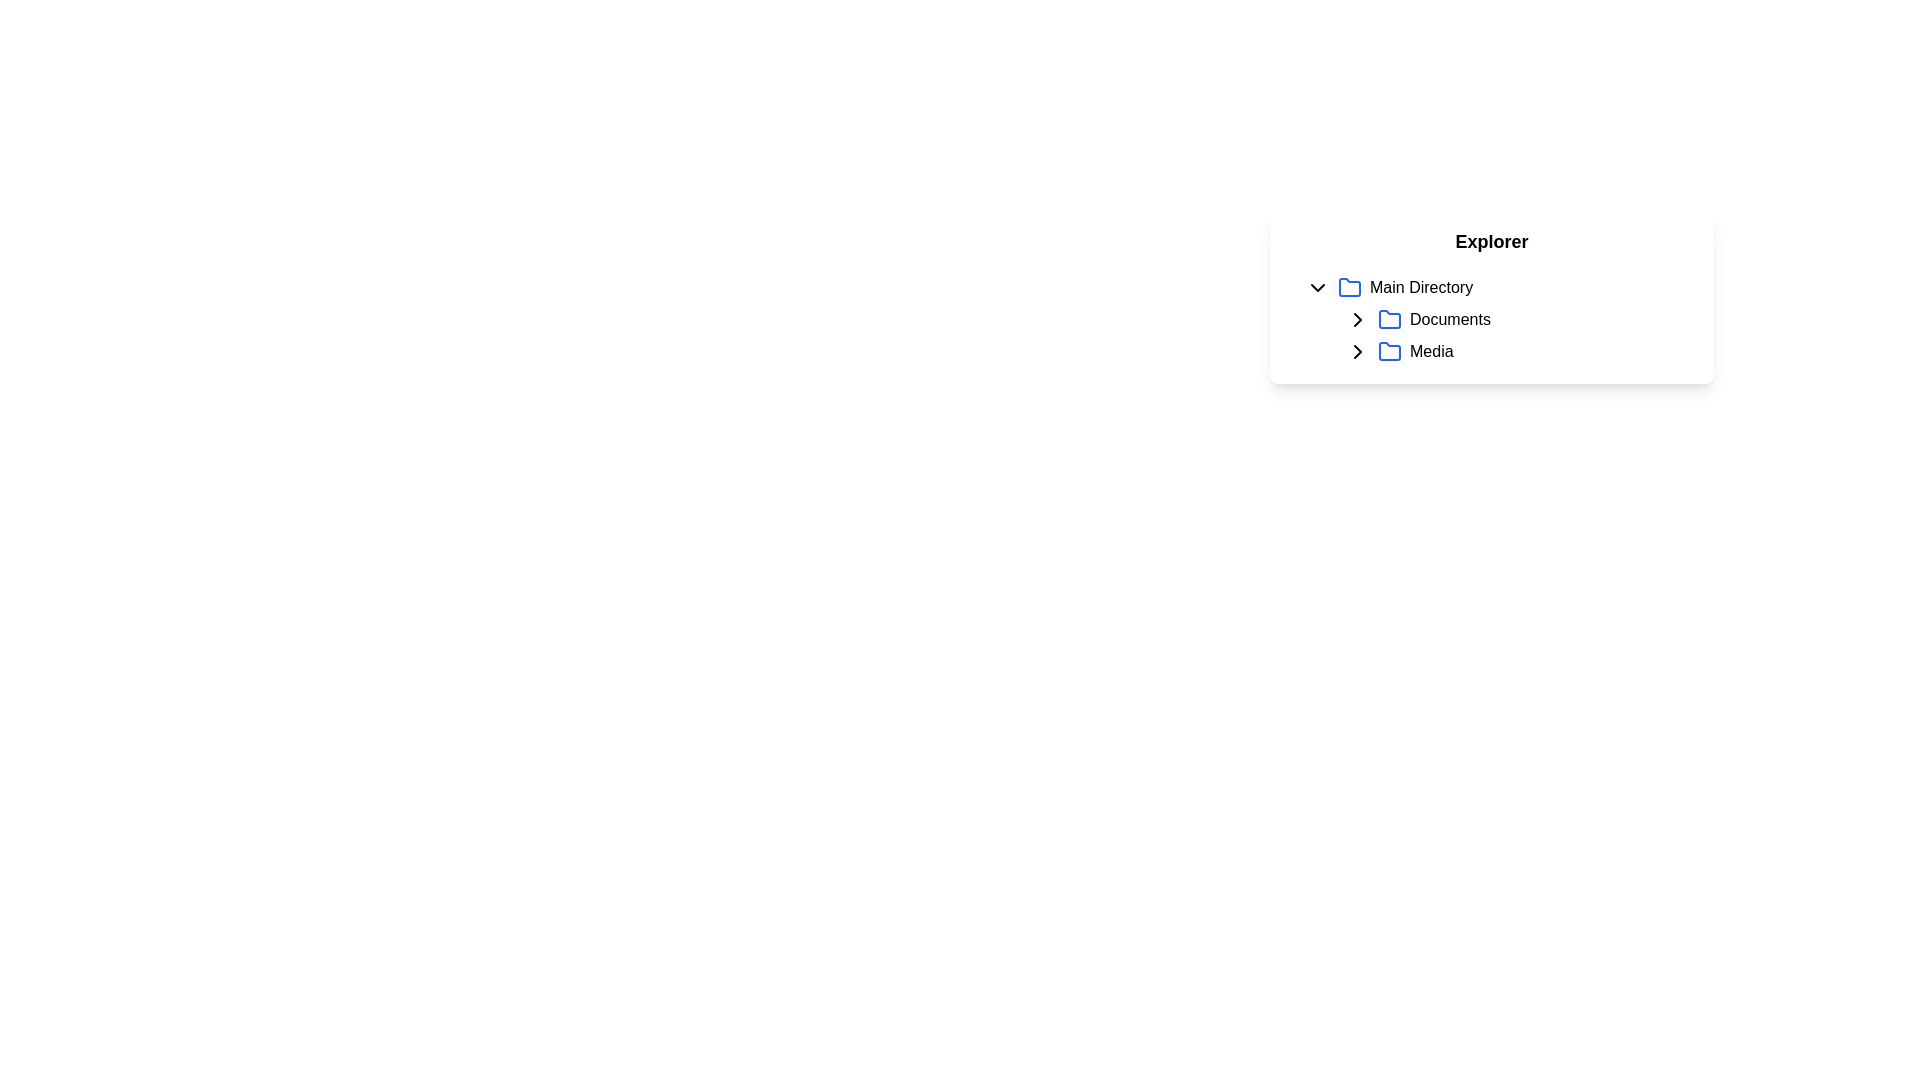 This screenshot has width=1920, height=1080. I want to click on the 'Media' static text label, which is part of a tree-like directory structure and follows the 'Documents' folder, so click(1430, 350).